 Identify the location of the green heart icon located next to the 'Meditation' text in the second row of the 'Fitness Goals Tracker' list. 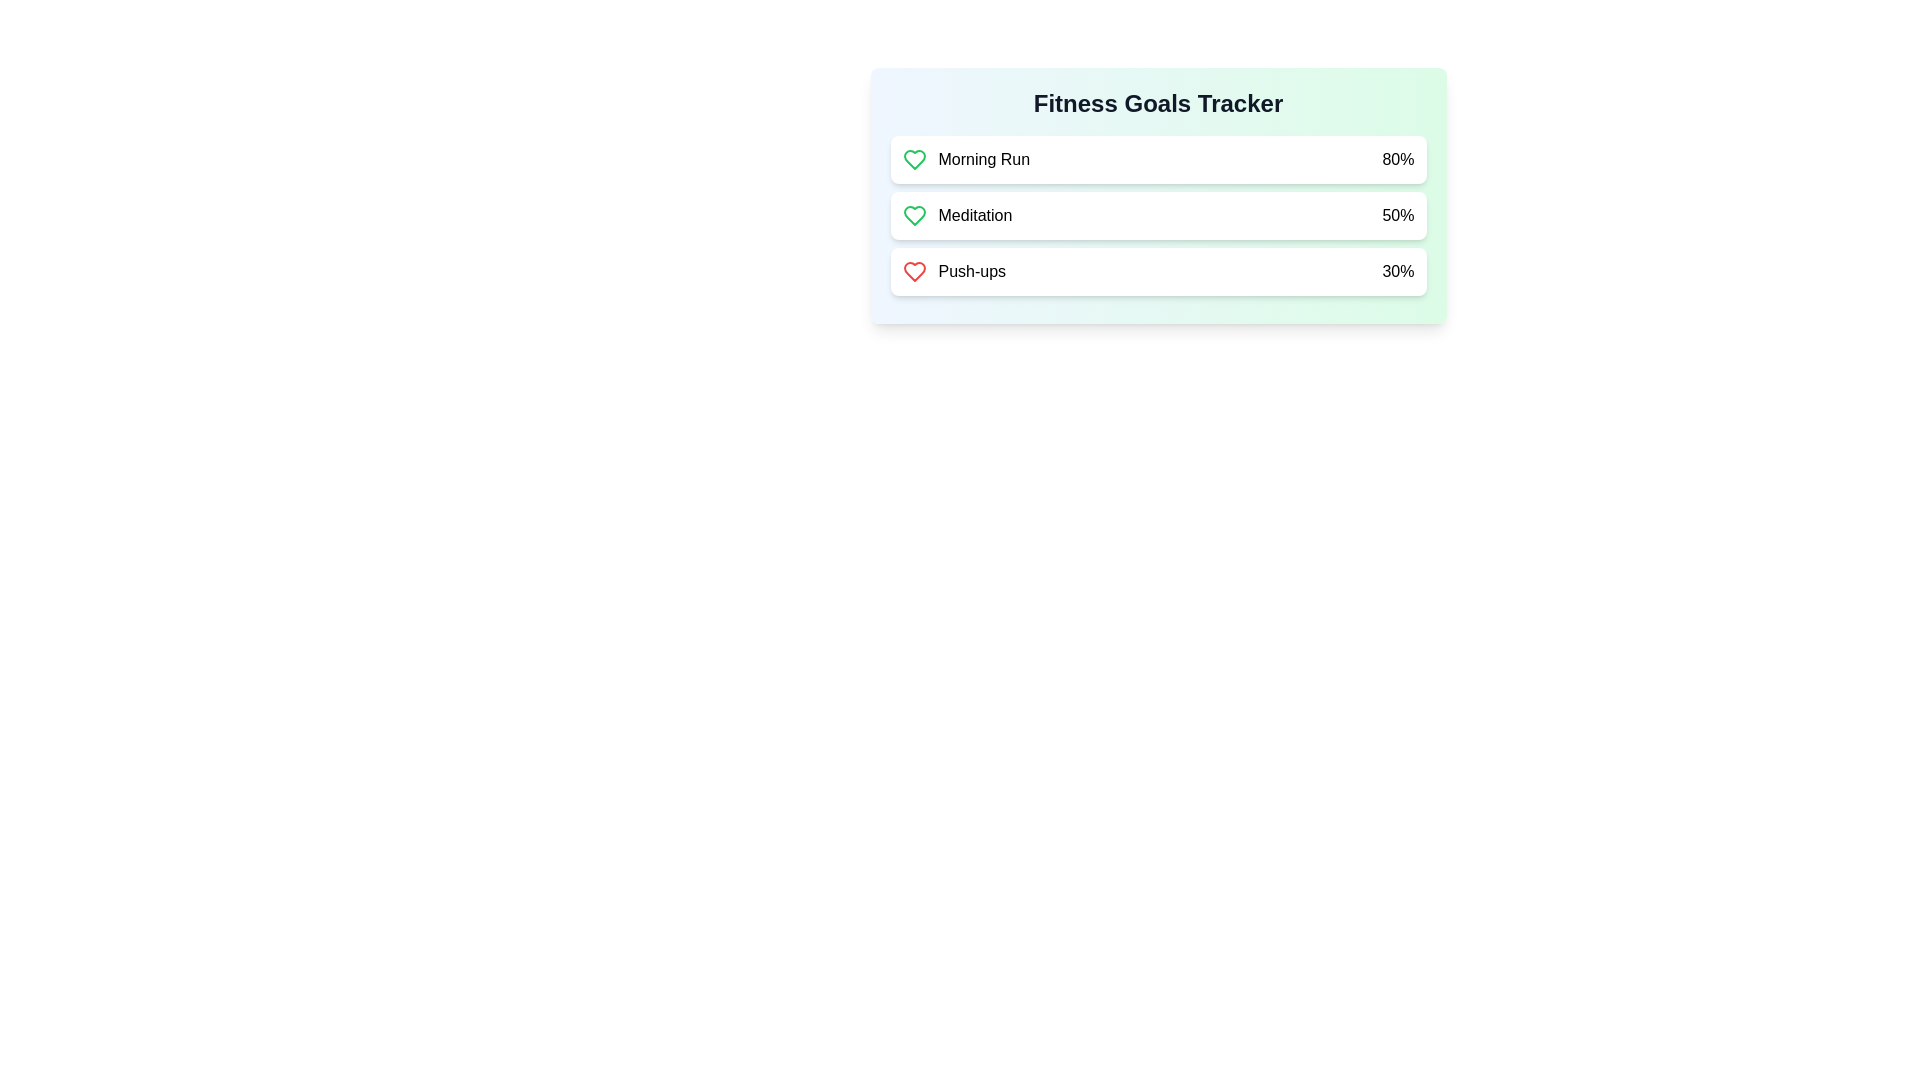
(913, 158).